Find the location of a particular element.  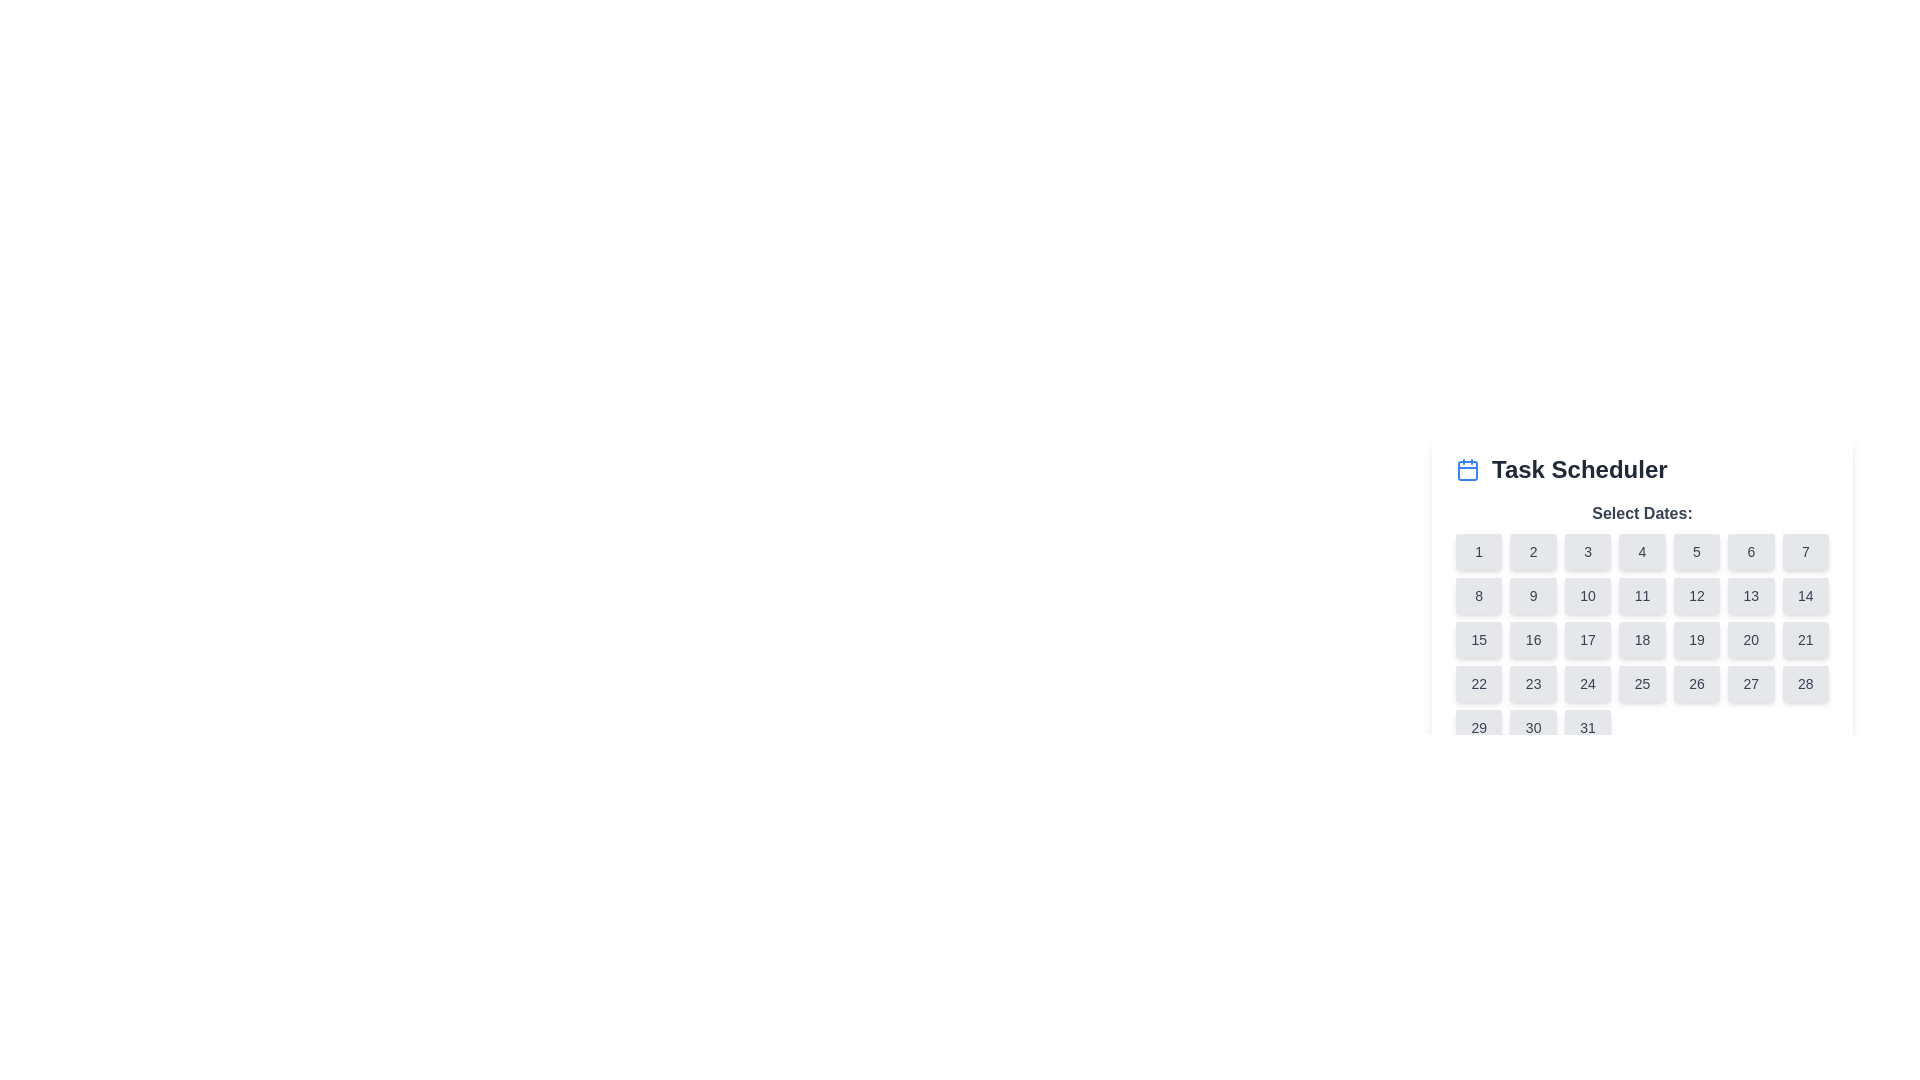

the 20th button in the calendar interface of the 'Task Scheduler' is located at coordinates (1750, 640).